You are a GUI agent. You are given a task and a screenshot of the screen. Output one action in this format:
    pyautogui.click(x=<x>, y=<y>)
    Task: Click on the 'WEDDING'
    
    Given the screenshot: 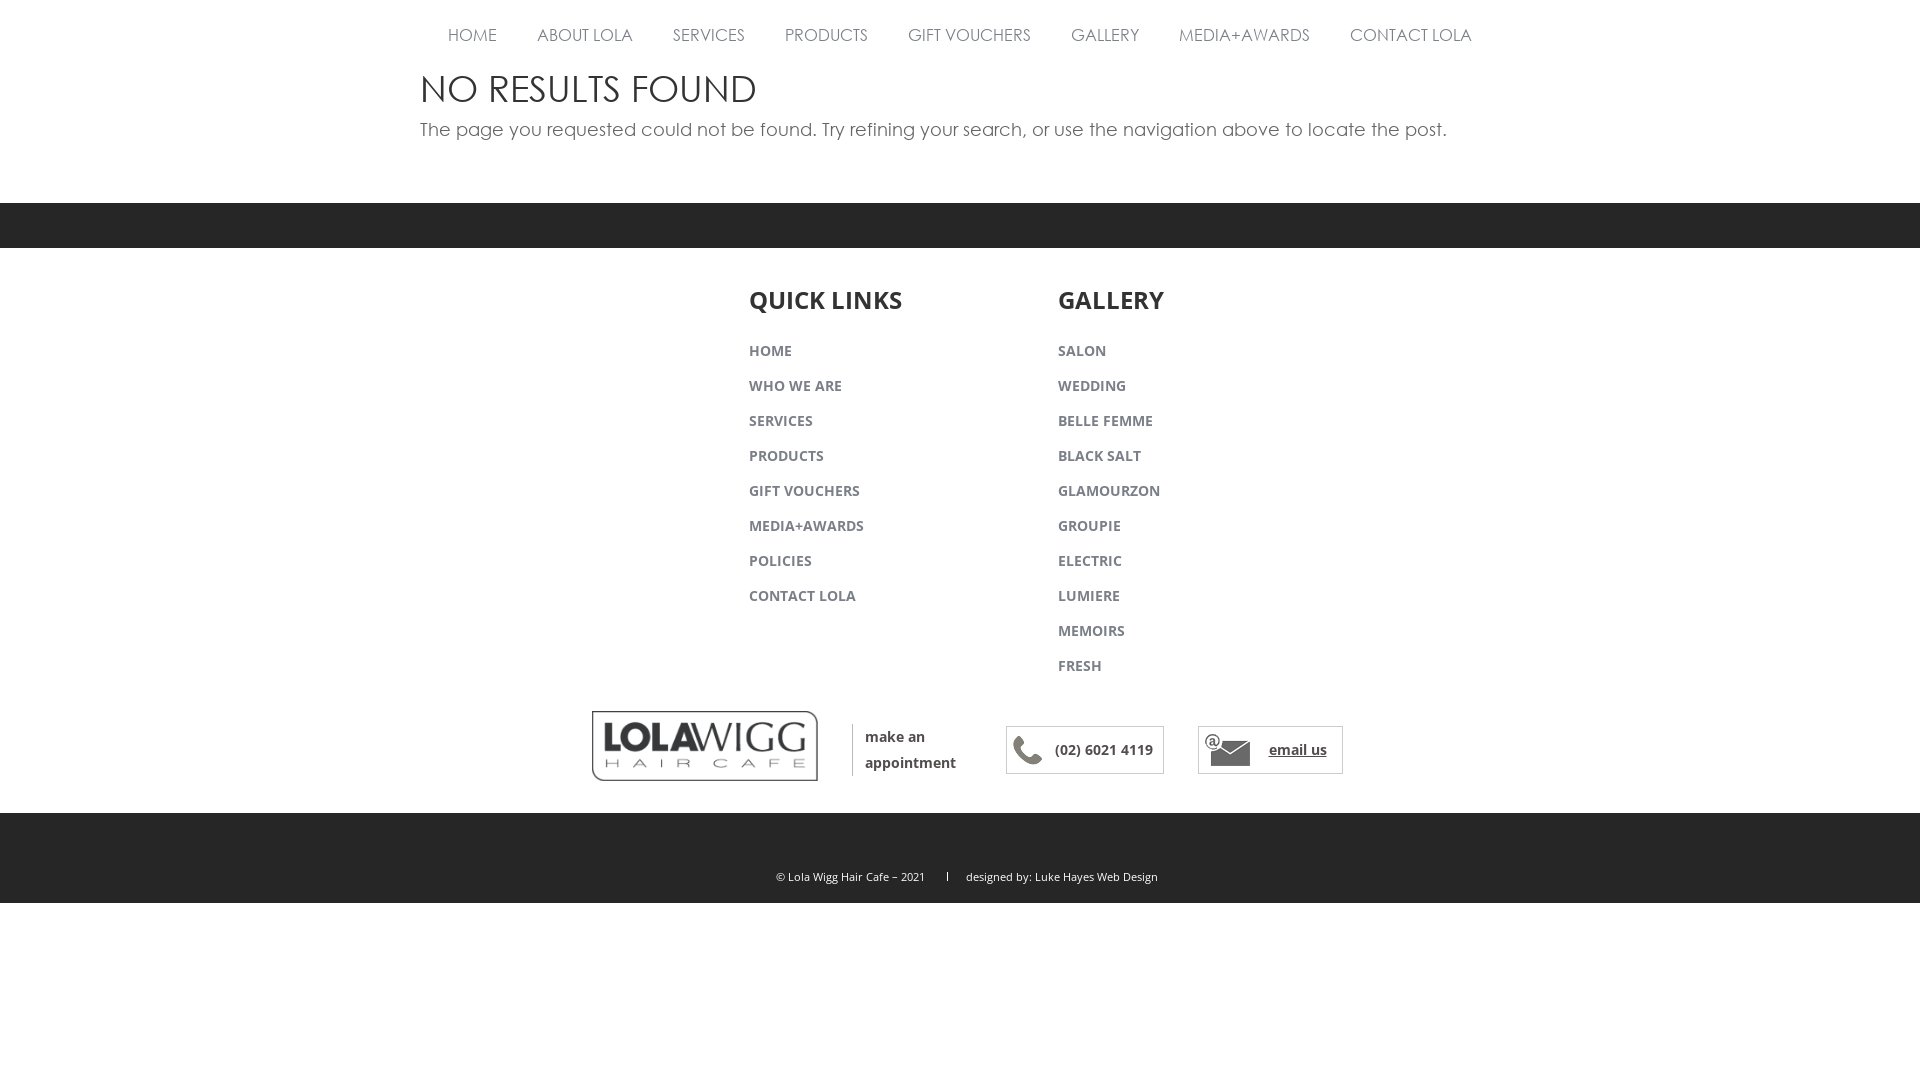 What is the action you would take?
    pyautogui.click(x=1090, y=387)
    